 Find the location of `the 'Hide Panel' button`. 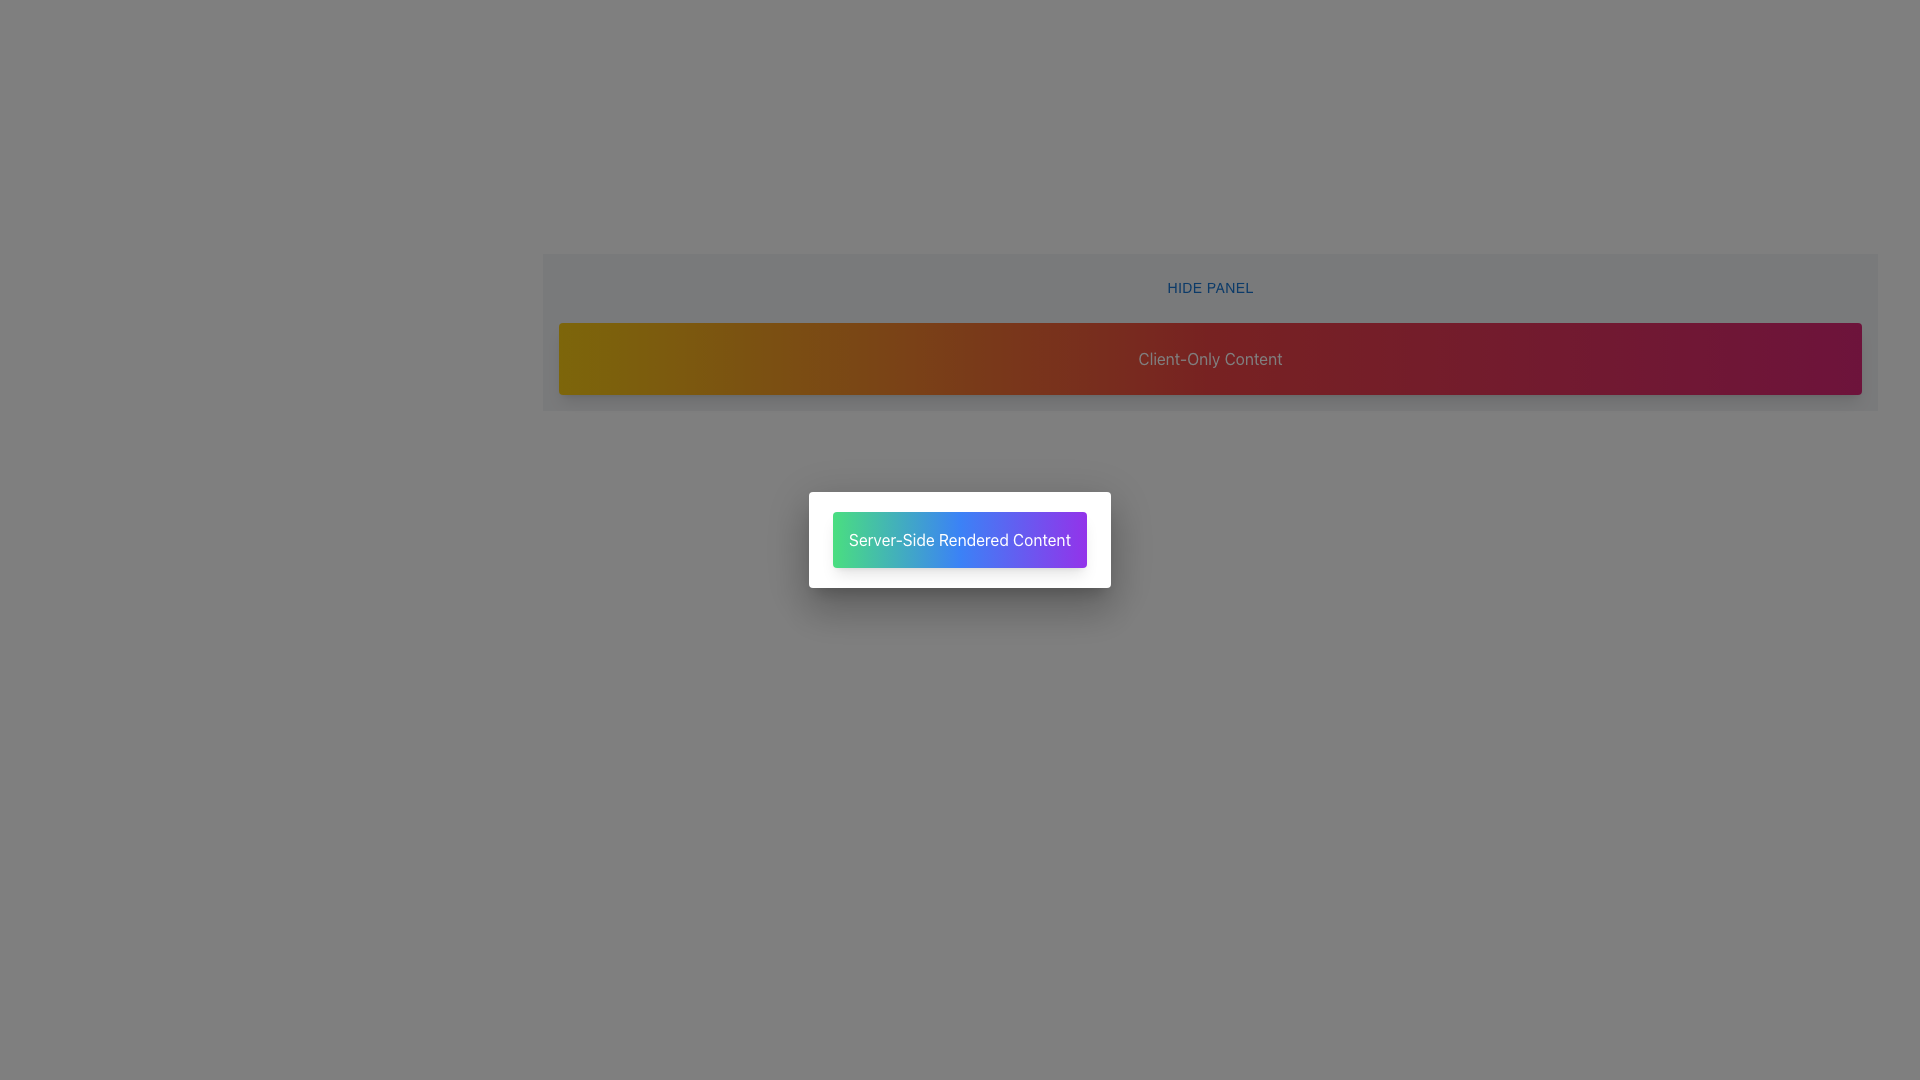

the 'Hide Panel' button is located at coordinates (1209, 288).